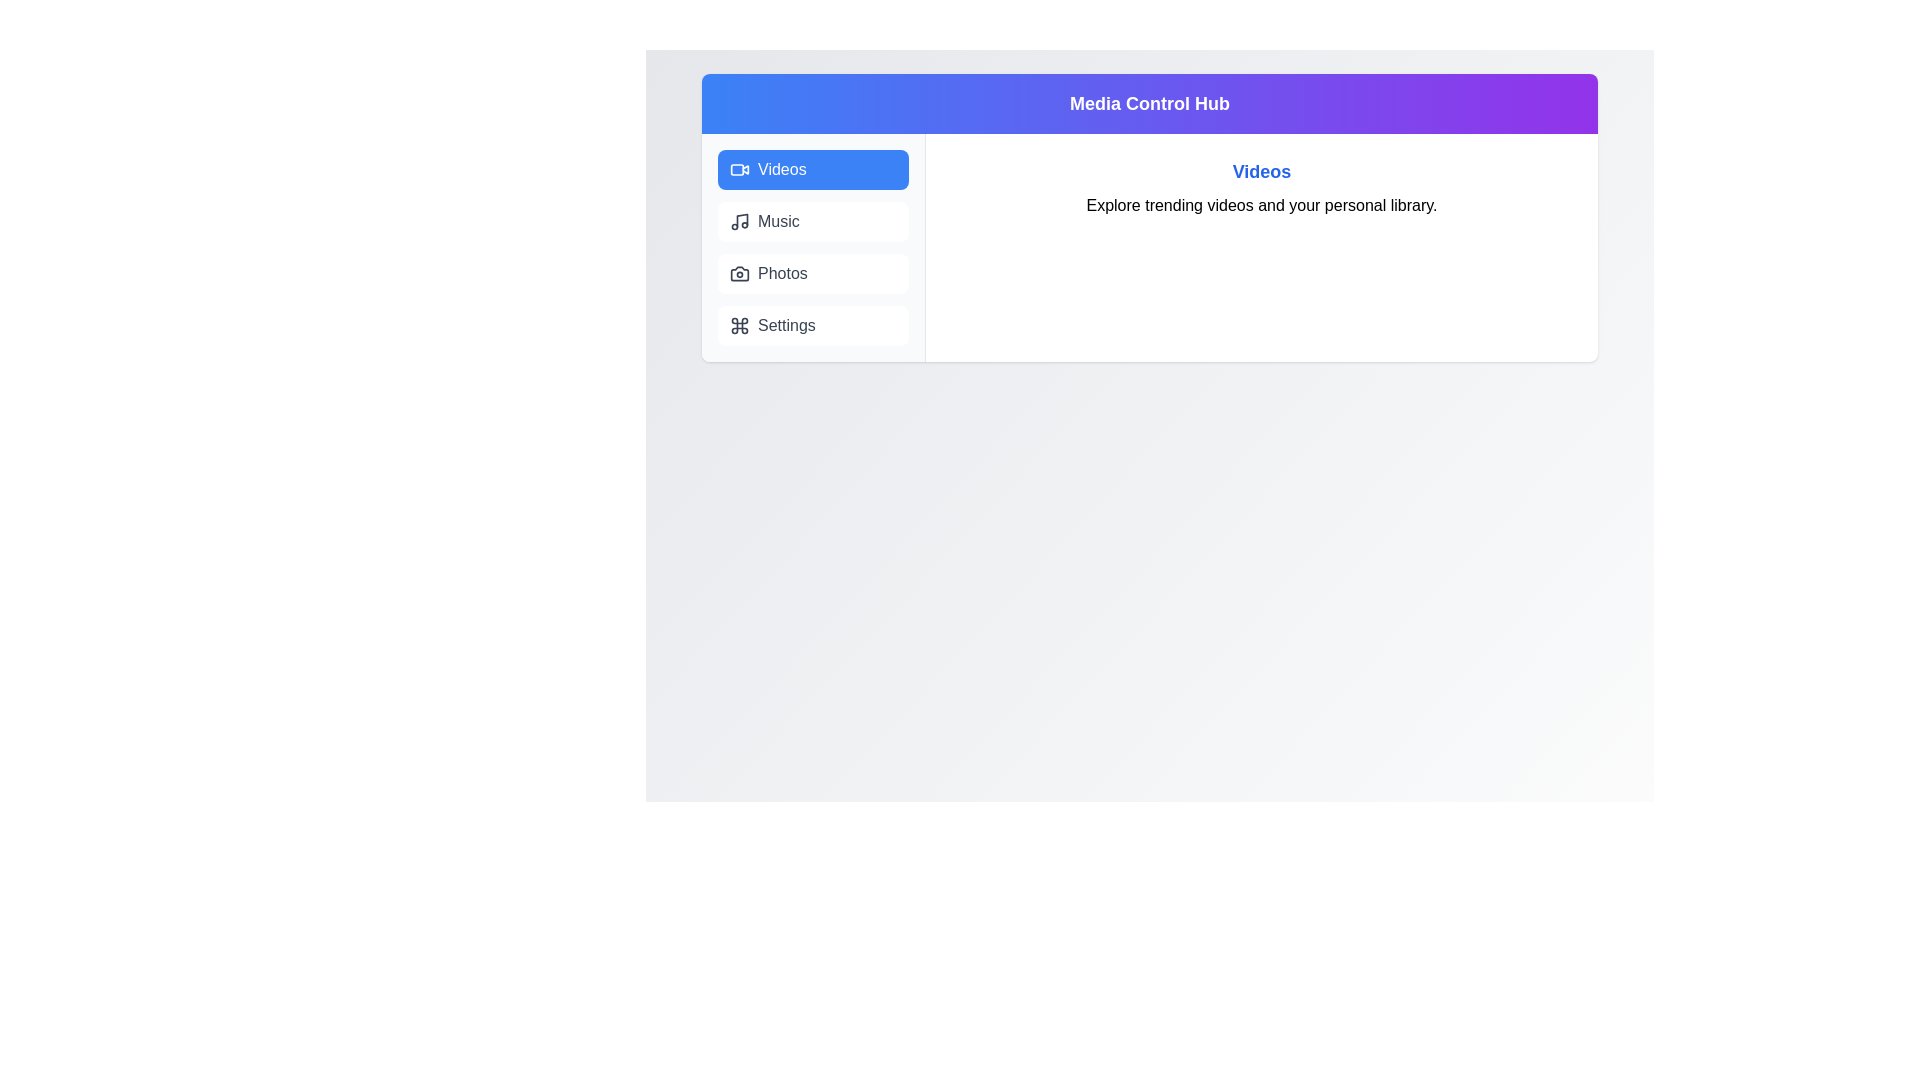 The height and width of the screenshot is (1080, 1920). What do you see at coordinates (813, 273) in the screenshot?
I see `the Photos tab to view its content` at bounding box center [813, 273].